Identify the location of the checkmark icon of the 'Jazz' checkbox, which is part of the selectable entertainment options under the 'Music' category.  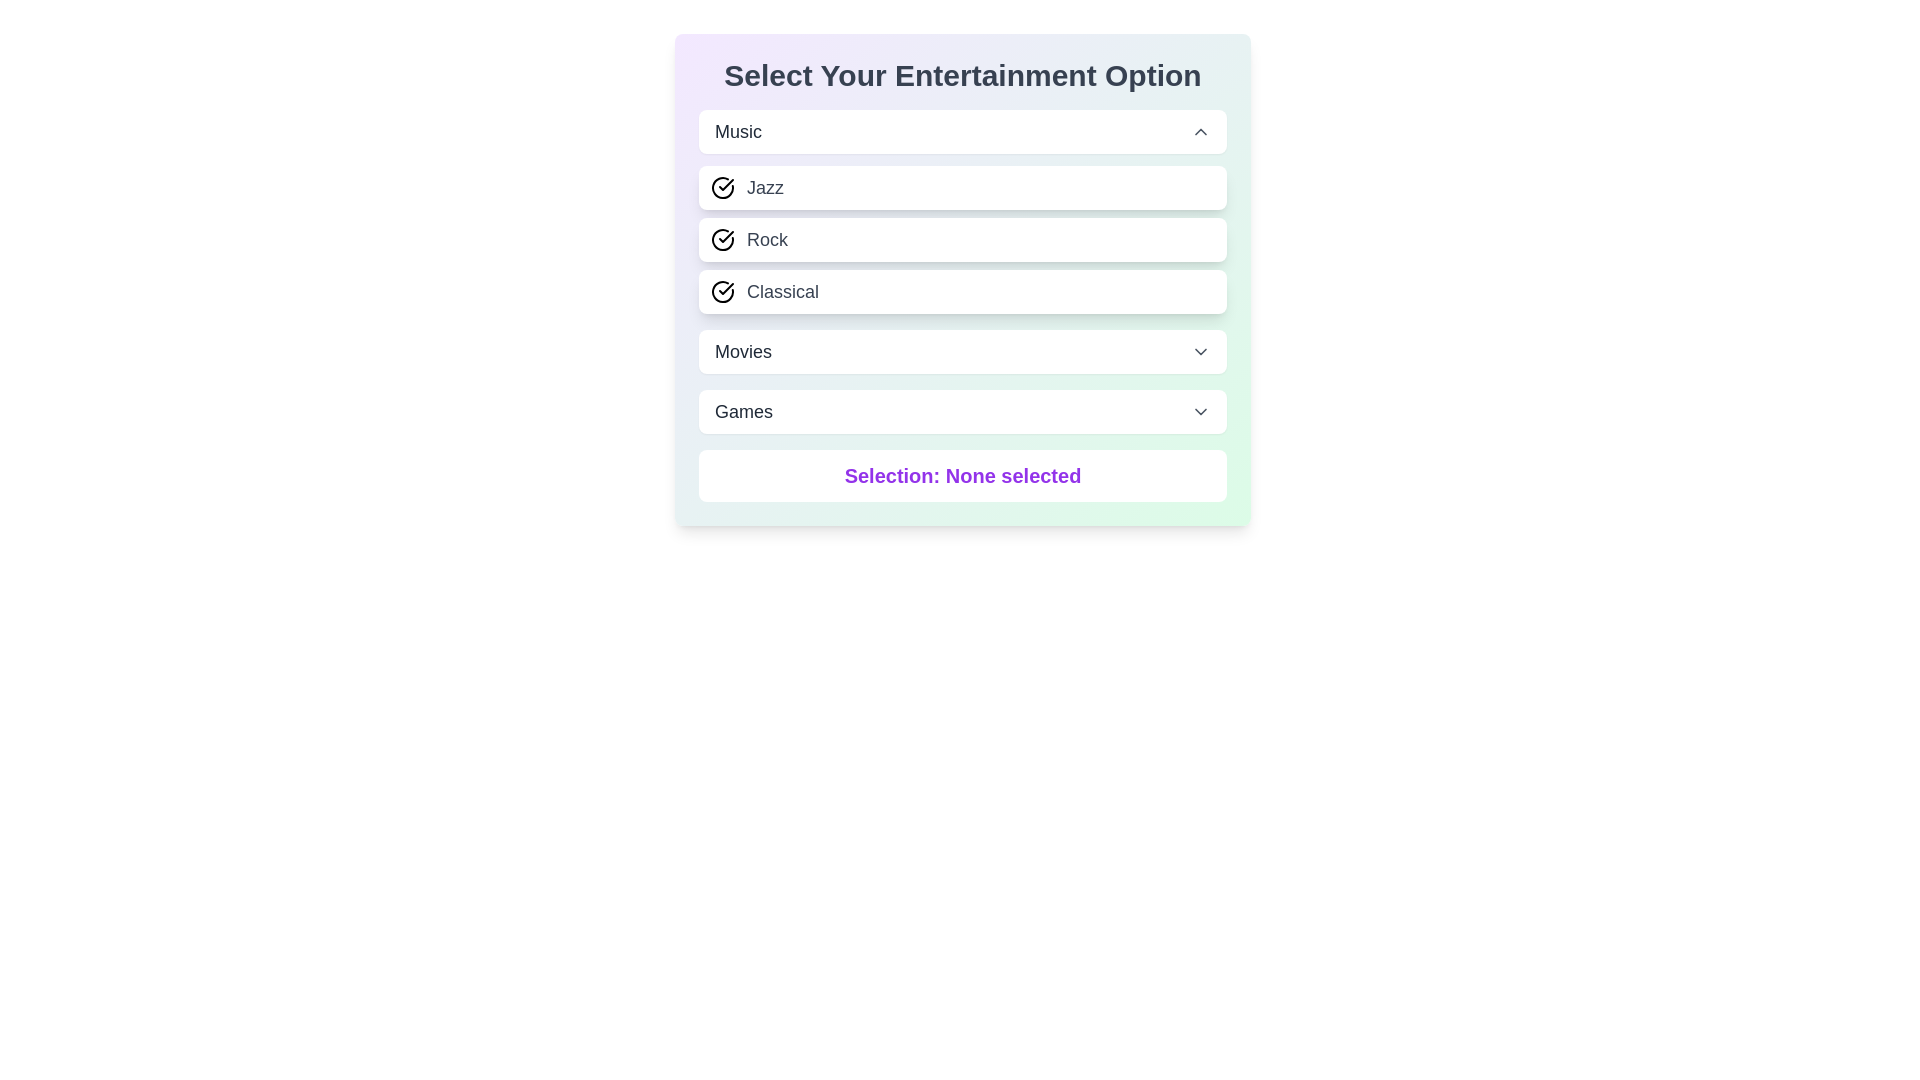
(725, 185).